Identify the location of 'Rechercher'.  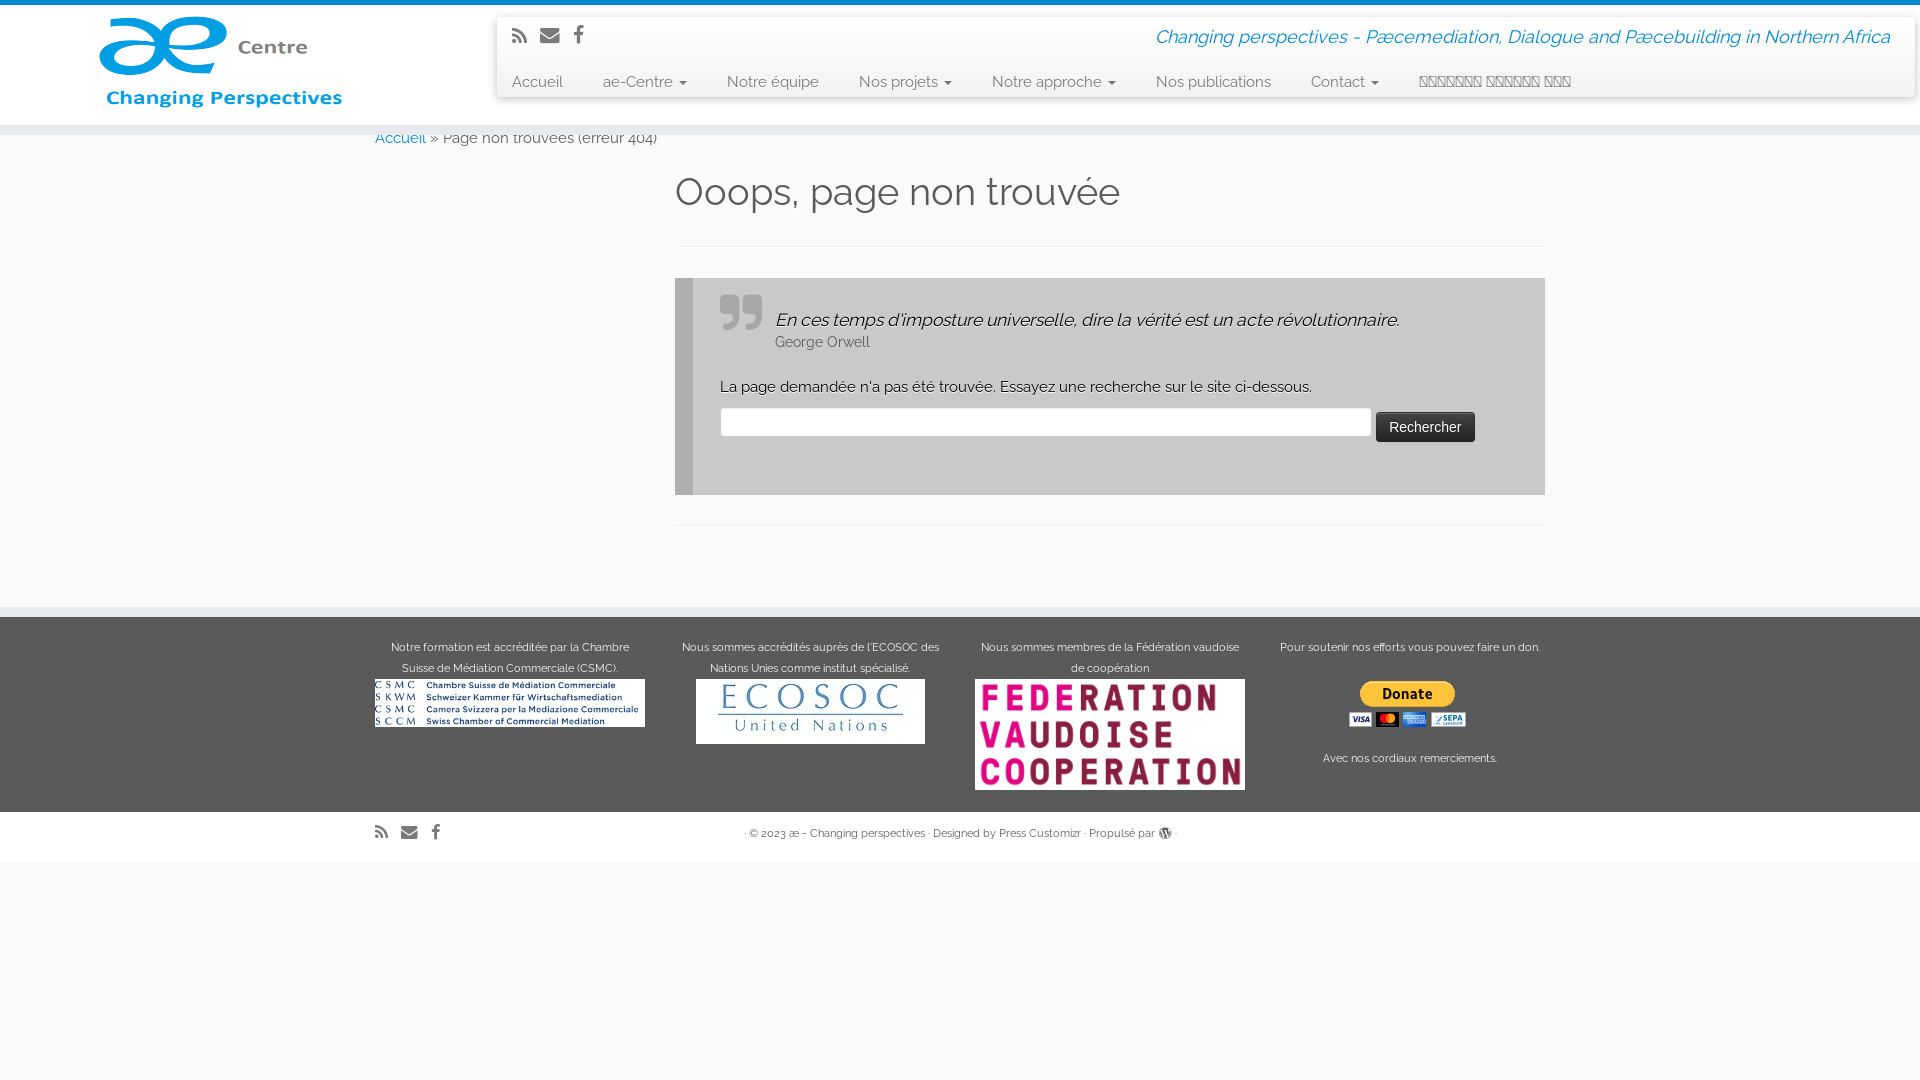
(1424, 426).